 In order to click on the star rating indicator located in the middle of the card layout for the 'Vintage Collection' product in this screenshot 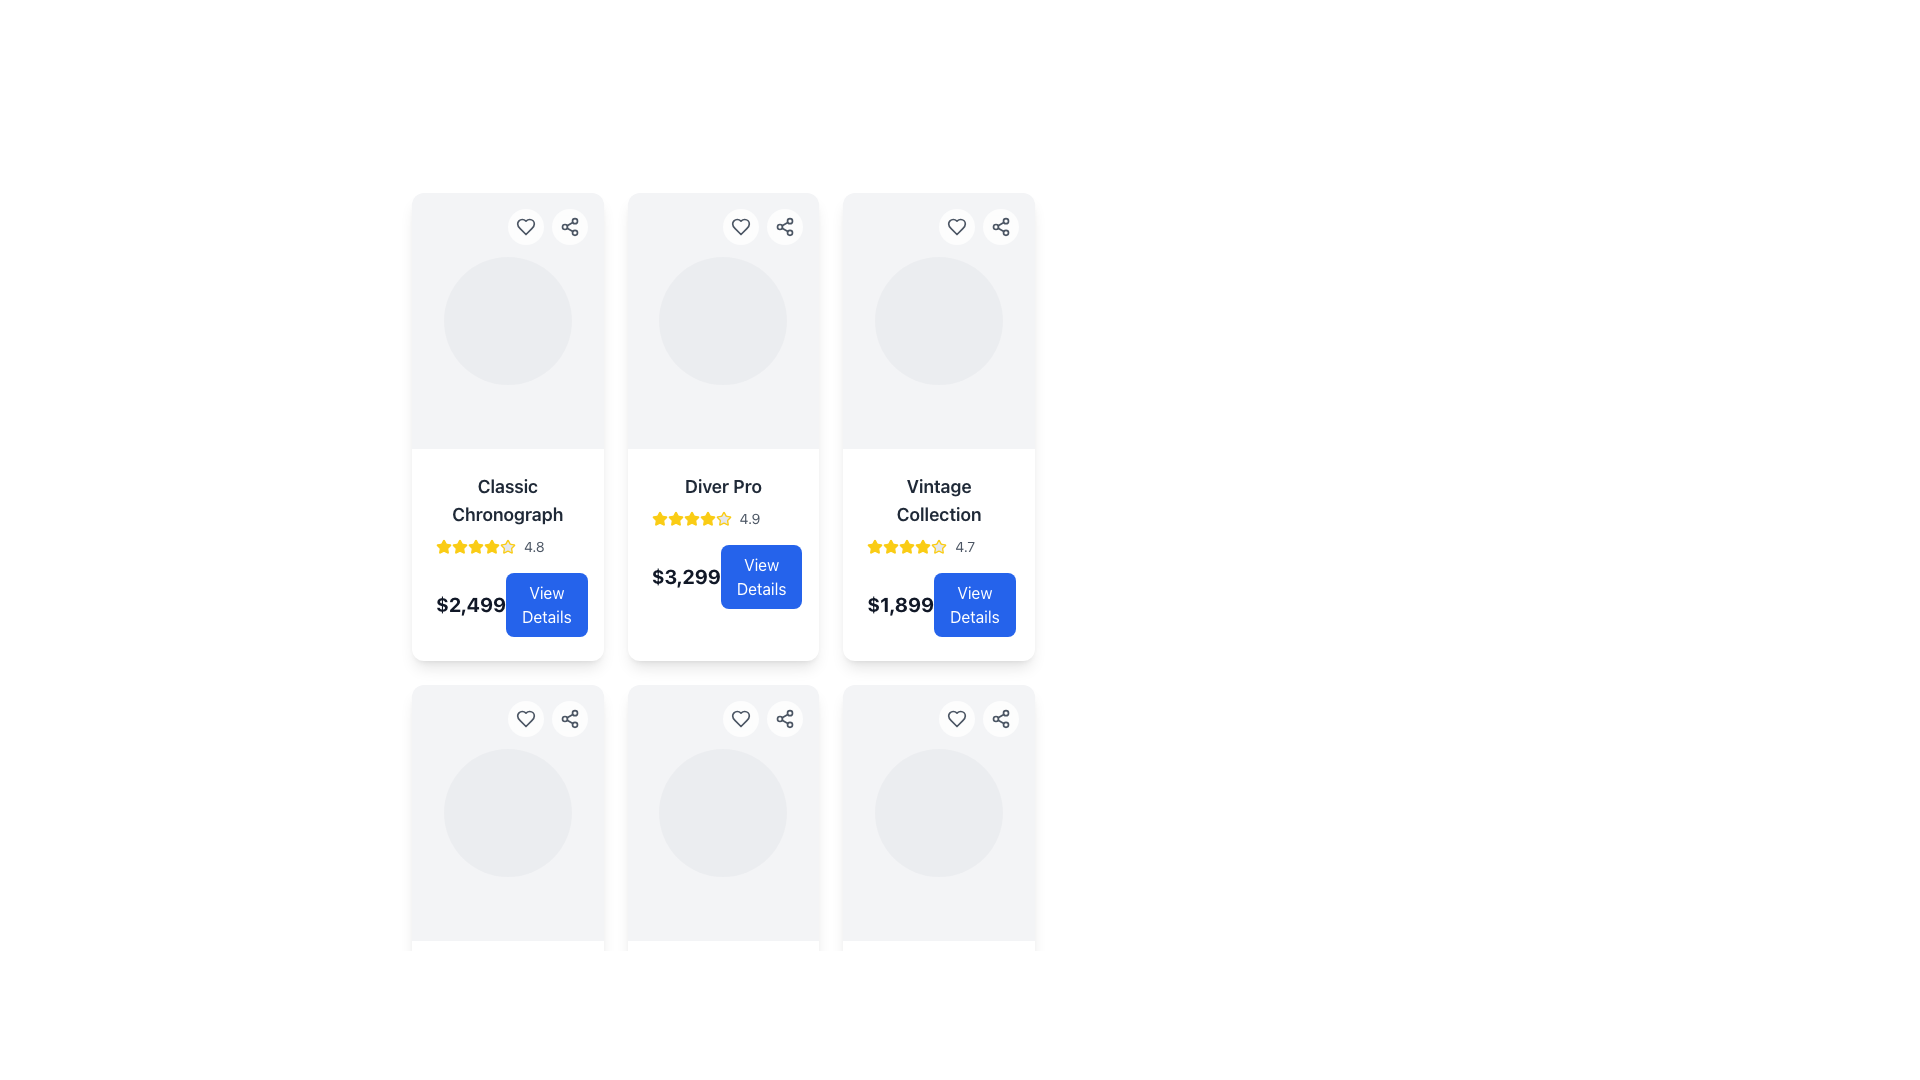, I will do `click(938, 547)`.